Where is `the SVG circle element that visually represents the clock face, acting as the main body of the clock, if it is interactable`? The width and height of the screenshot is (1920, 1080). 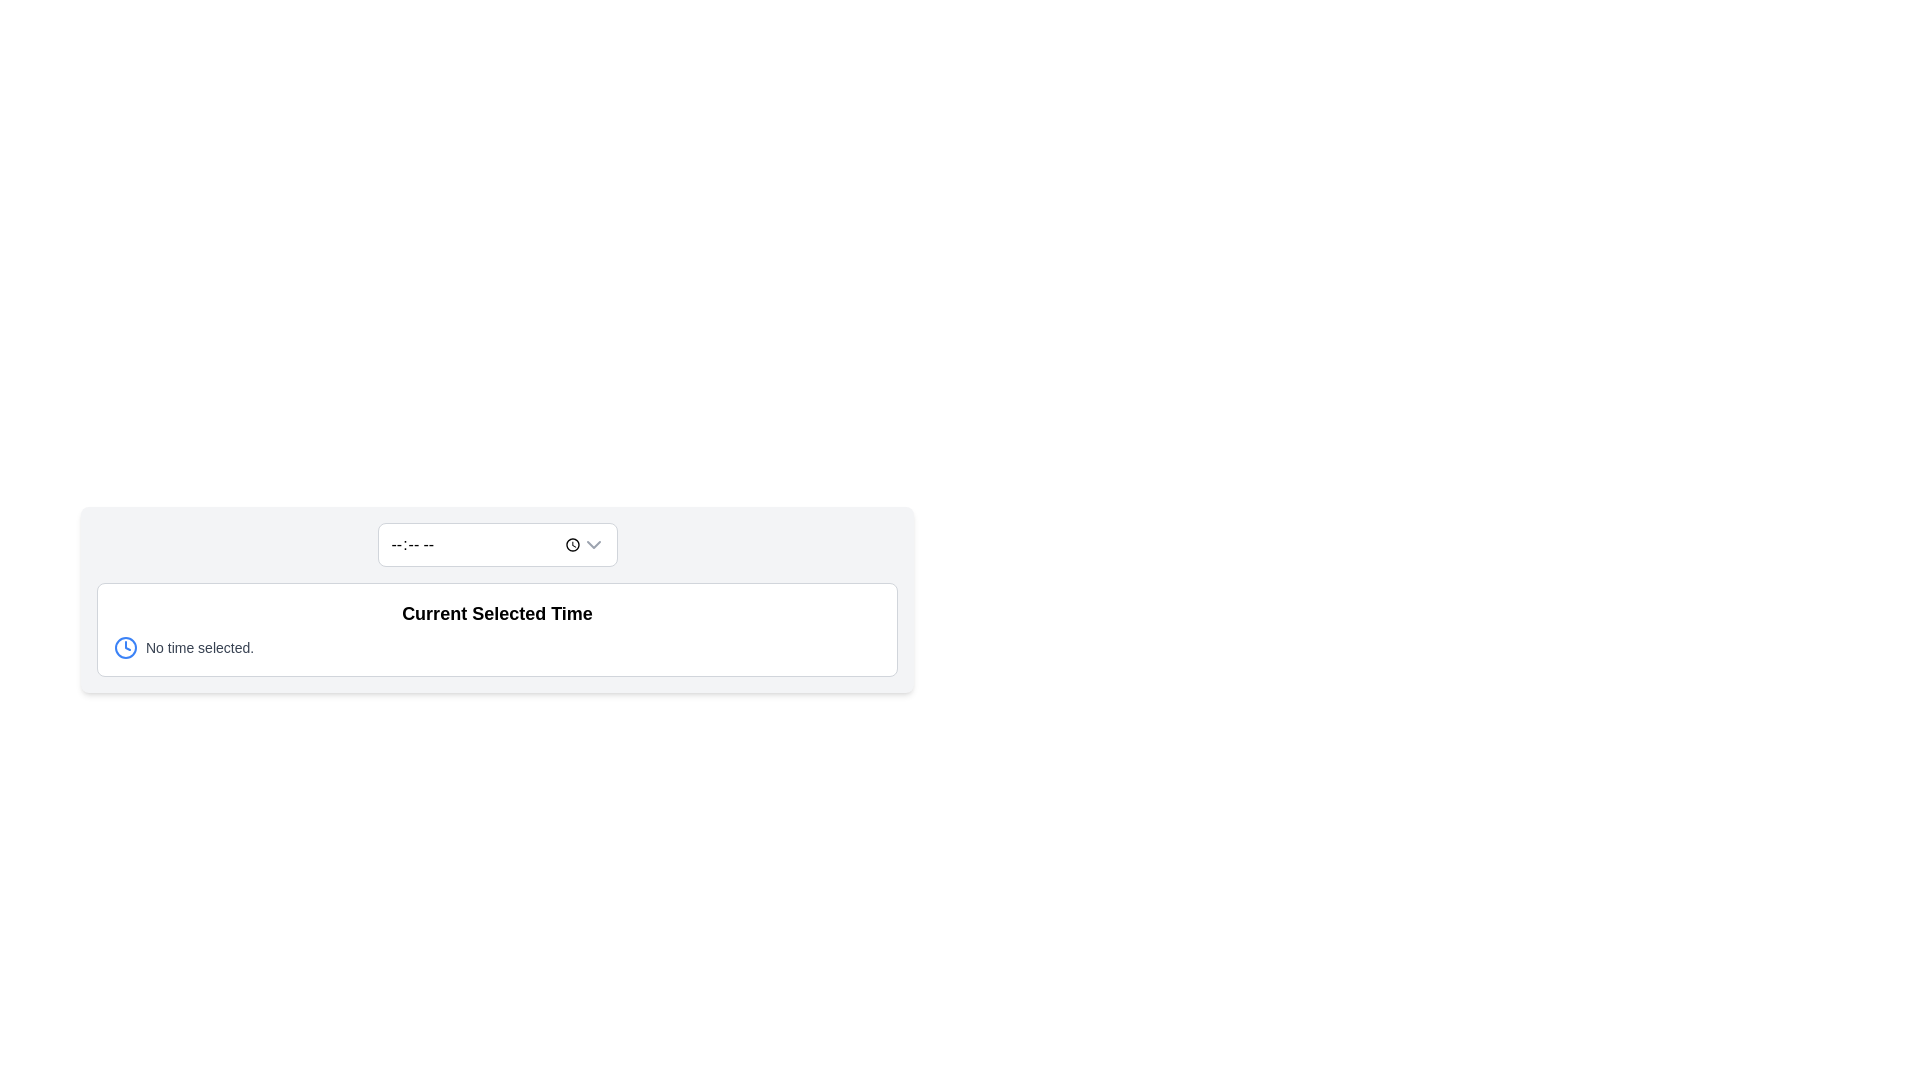 the SVG circle element that visually represents the clock face, acting as the main body of the clock, if it is interactable is located at coordinates (124, 648).